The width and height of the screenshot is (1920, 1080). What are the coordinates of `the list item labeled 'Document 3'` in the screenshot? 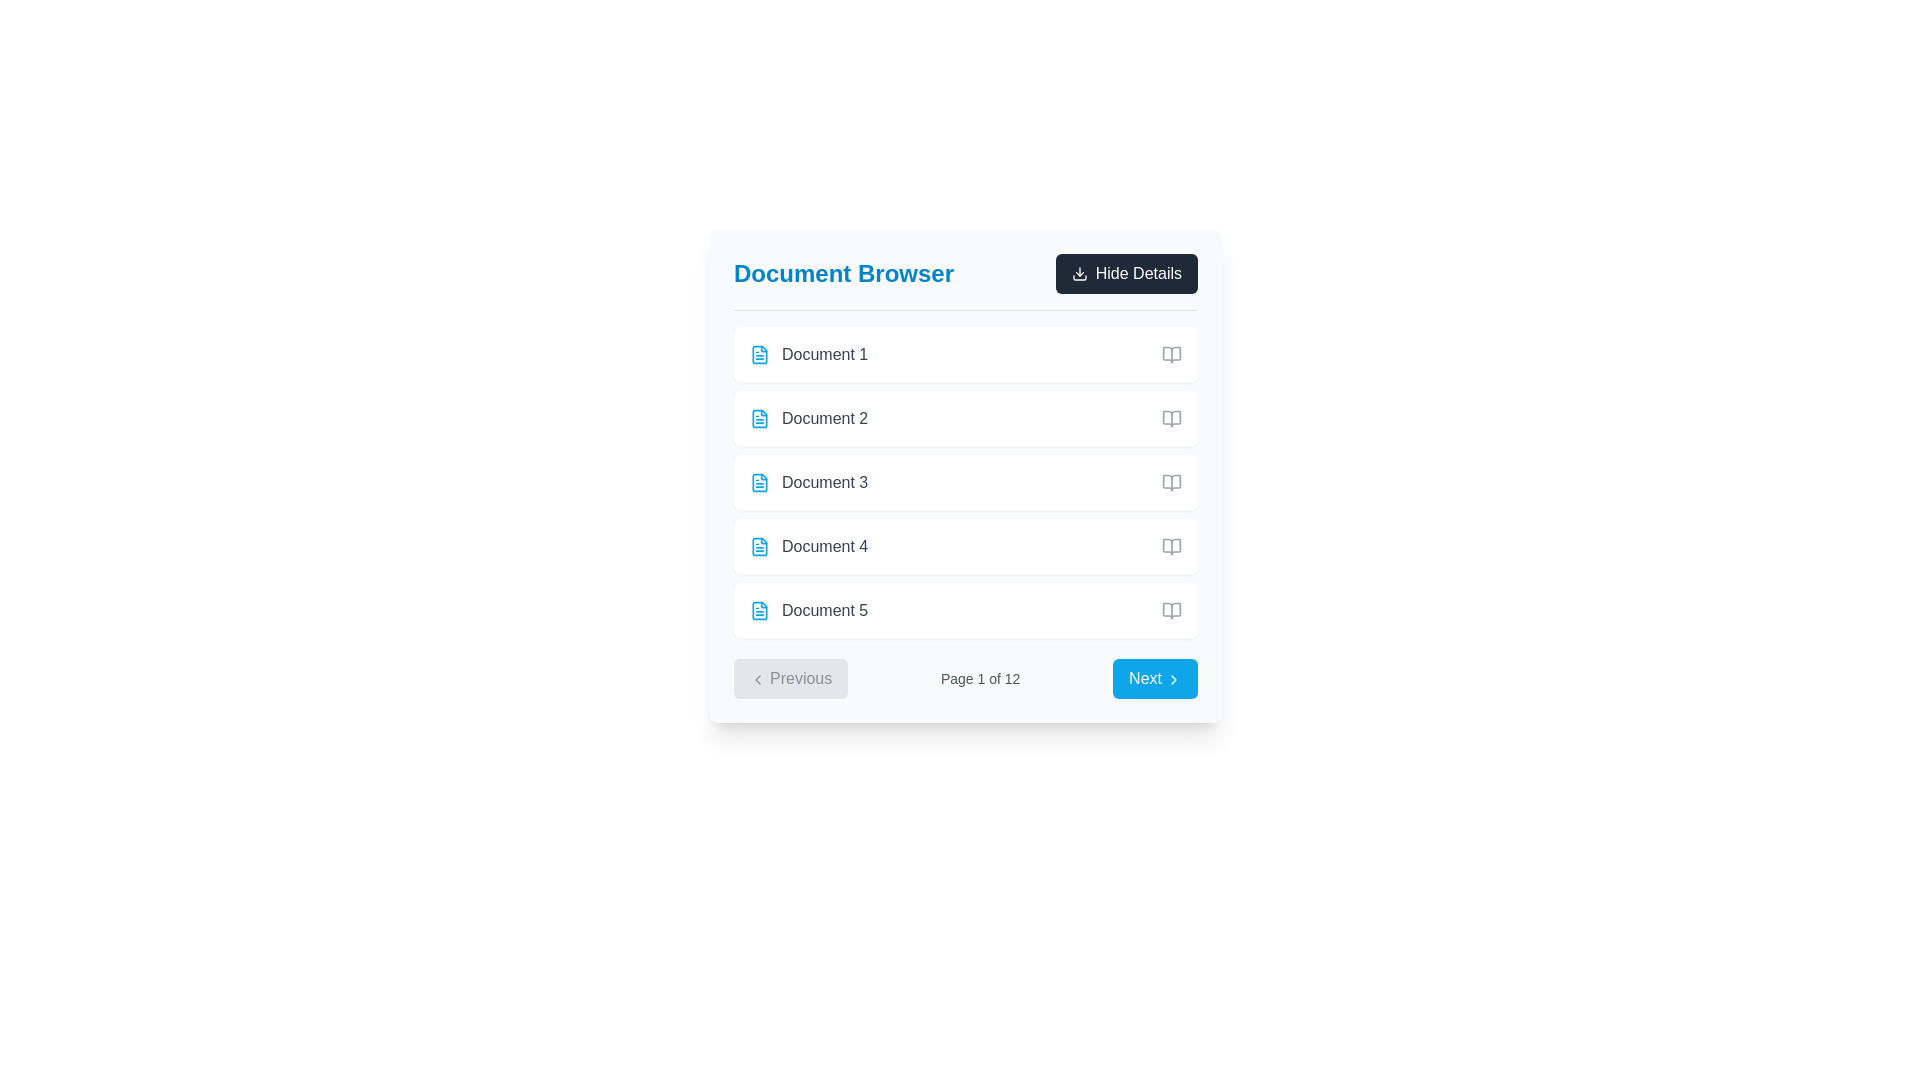 It's located at (809, 482).